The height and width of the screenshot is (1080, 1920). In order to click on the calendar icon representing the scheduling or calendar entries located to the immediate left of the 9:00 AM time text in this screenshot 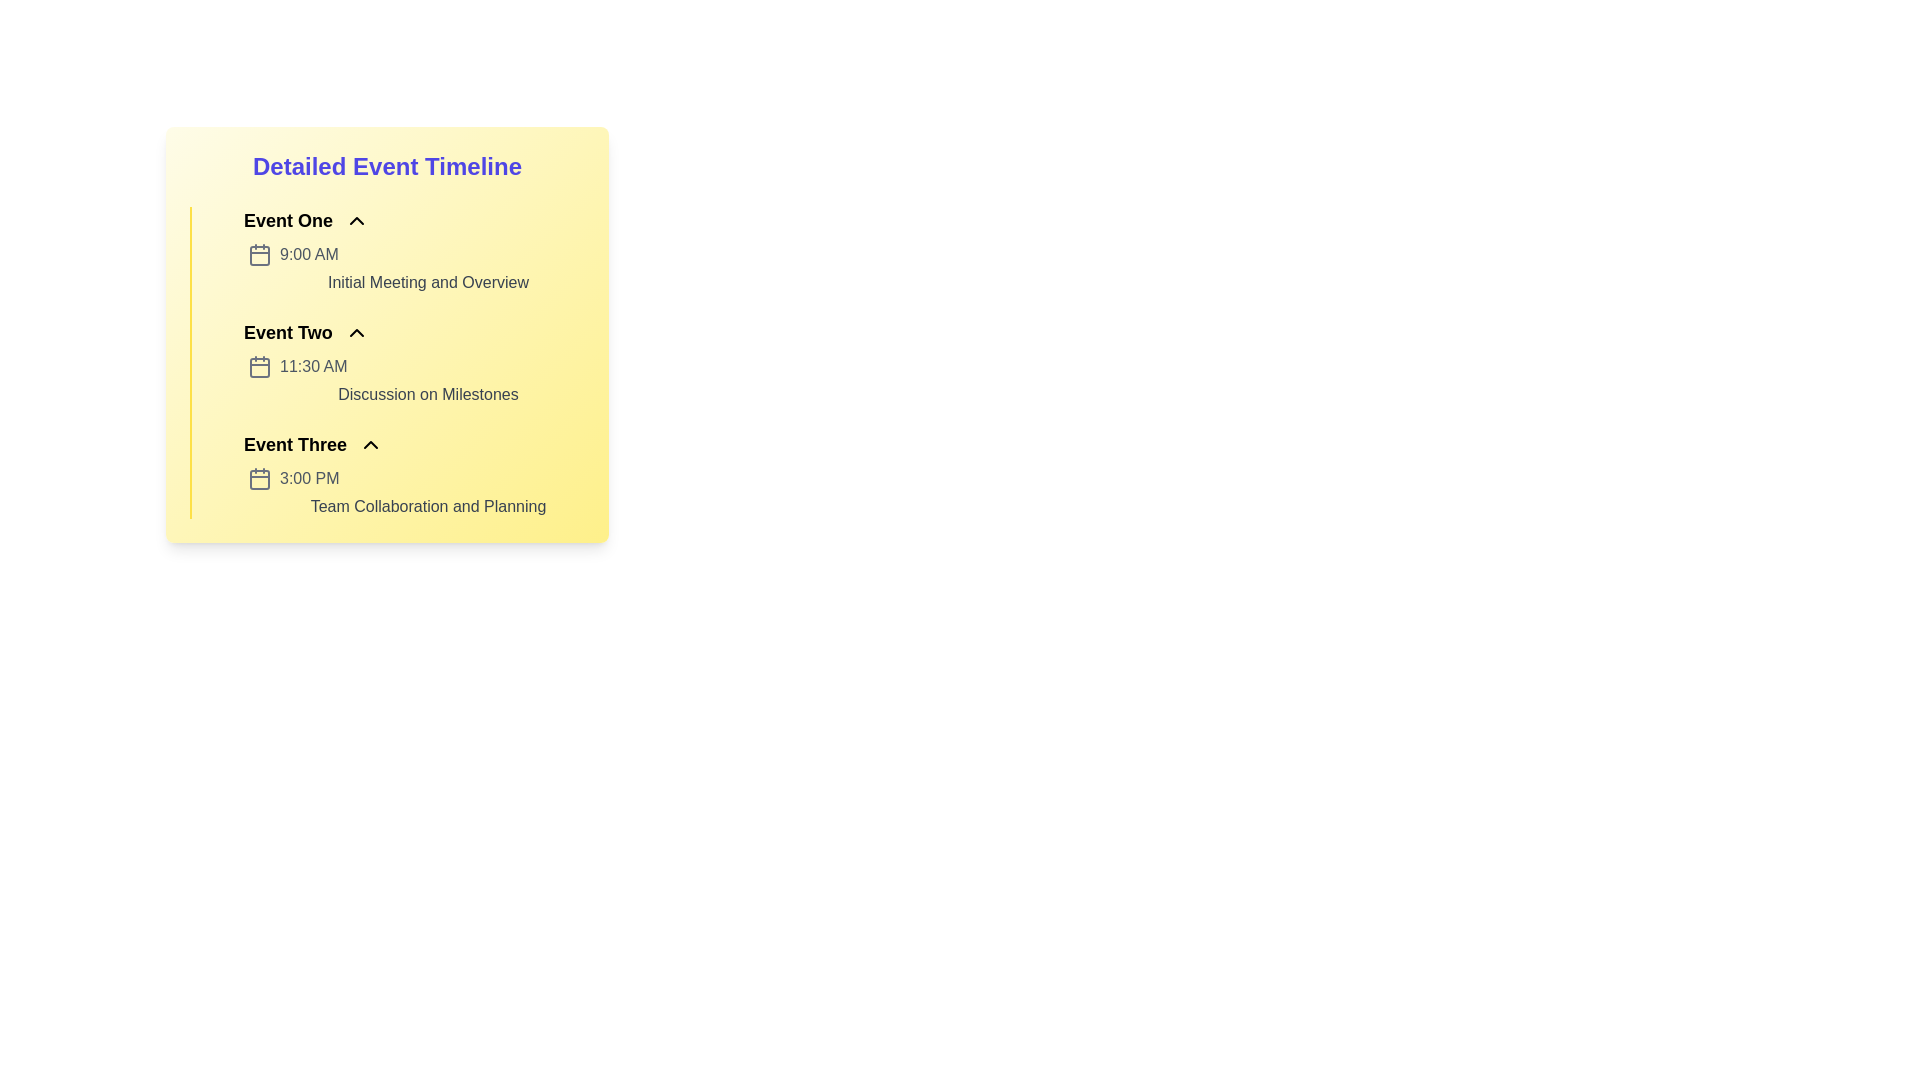, I will do `click(258, 253)`.